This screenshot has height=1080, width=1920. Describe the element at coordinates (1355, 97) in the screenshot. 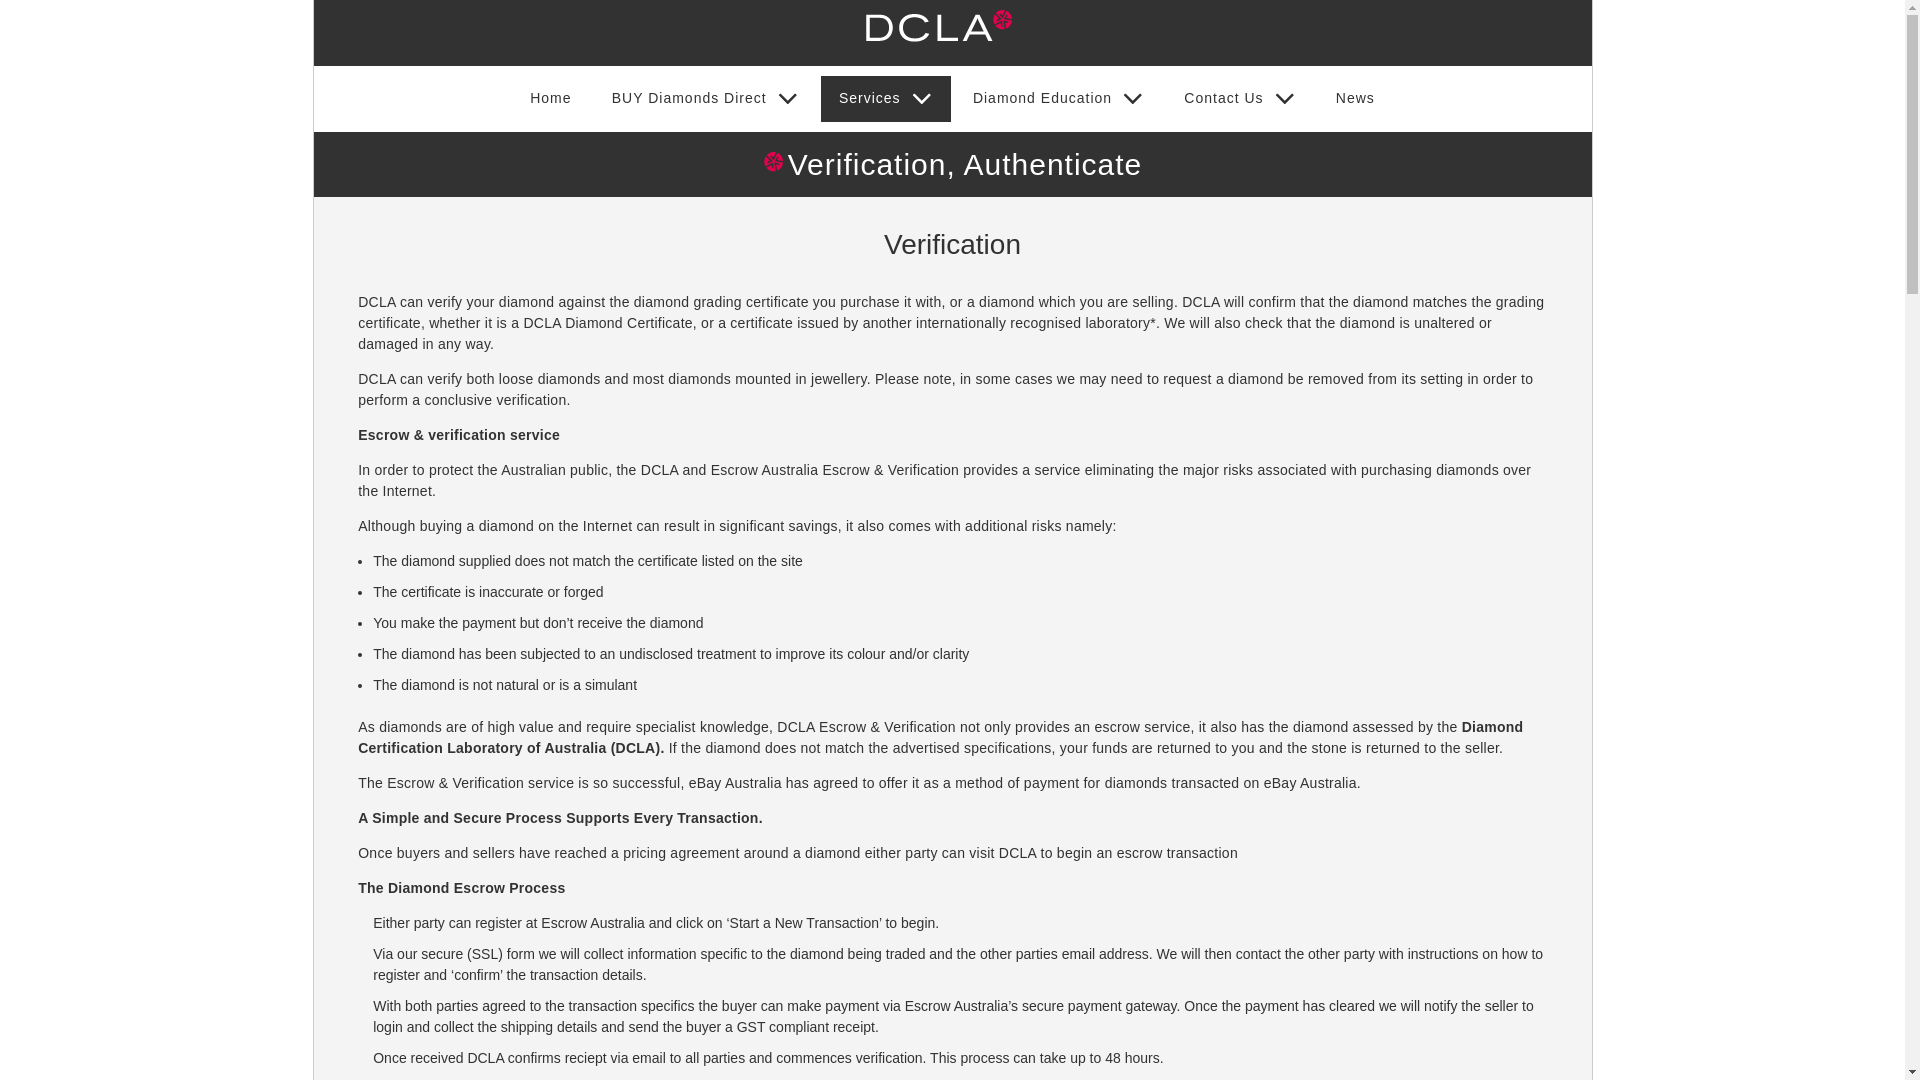

I see `'News'` at that location.